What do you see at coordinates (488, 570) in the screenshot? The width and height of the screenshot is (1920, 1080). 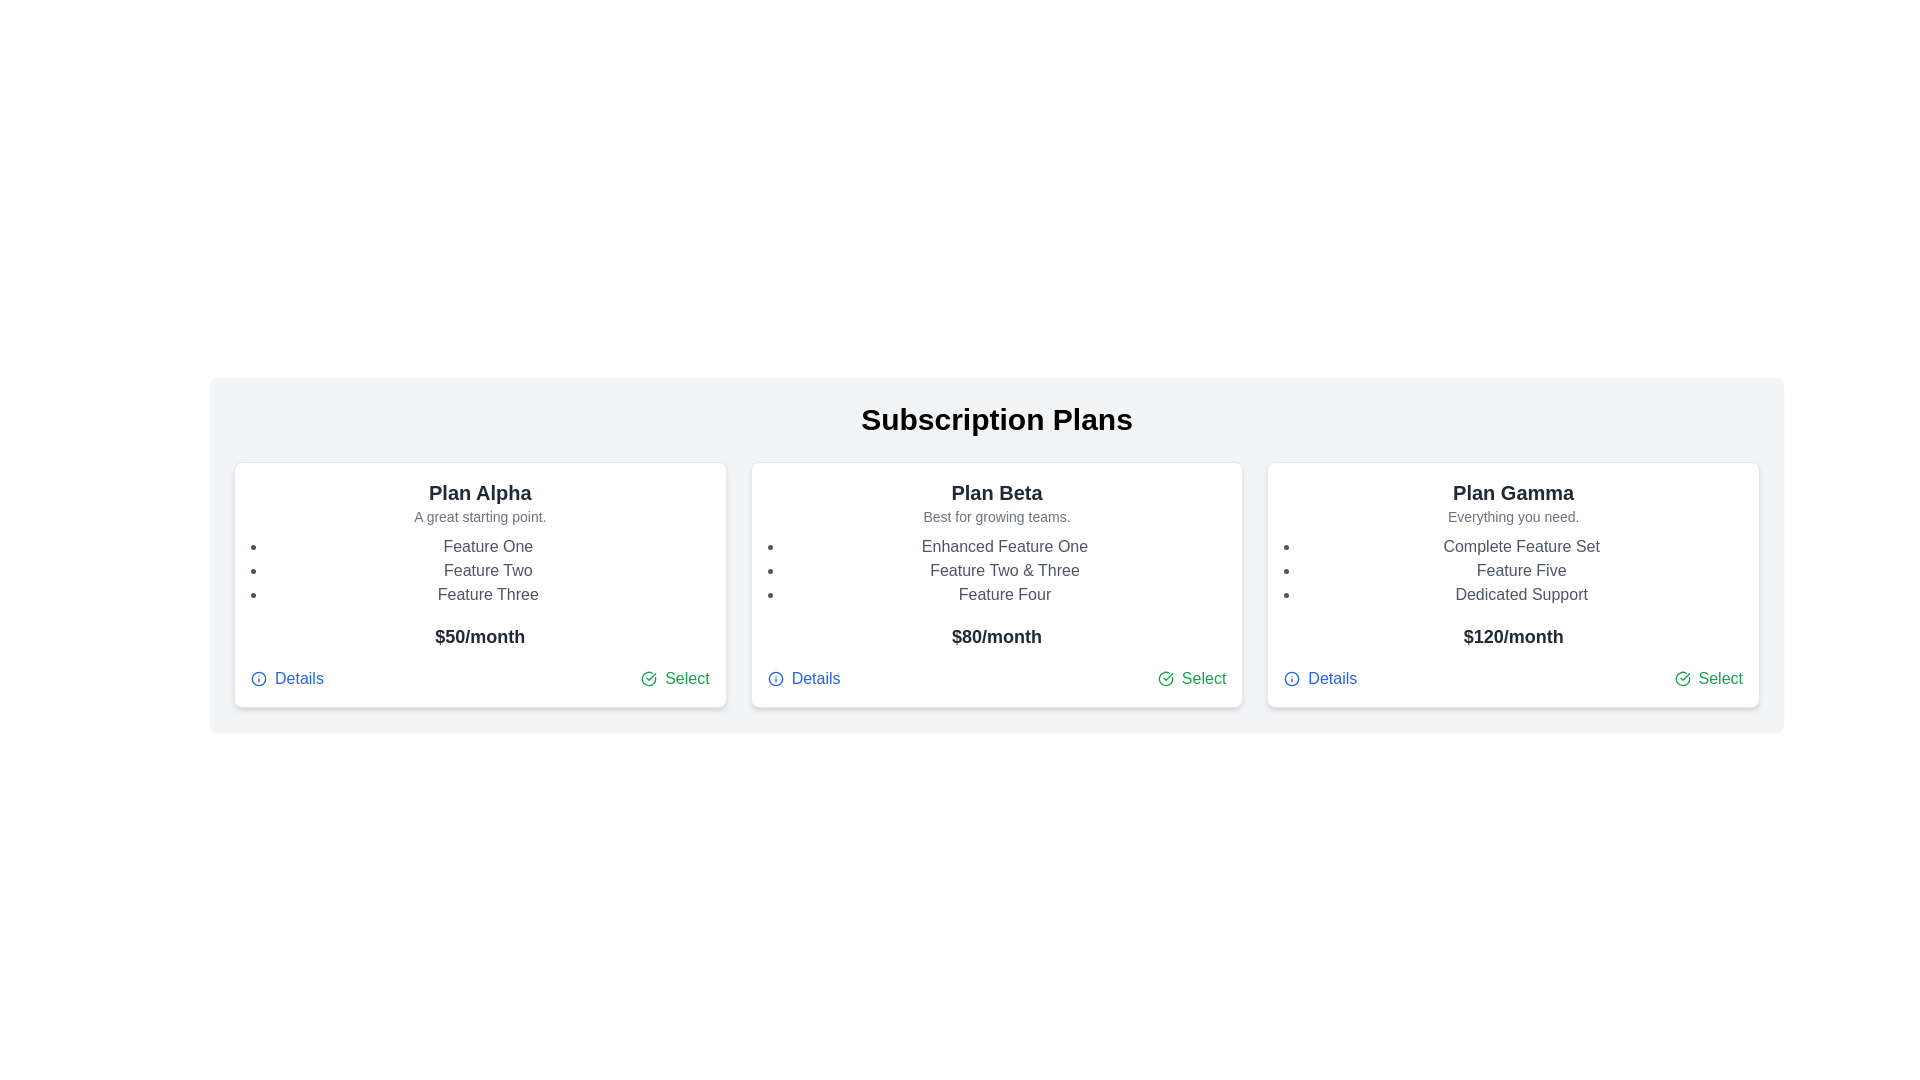 I see `text of the label that reads 'Feature Two', which is the second item in the bulleted list under the 'Plan Alpha' section` at bounding box center [488, 570].